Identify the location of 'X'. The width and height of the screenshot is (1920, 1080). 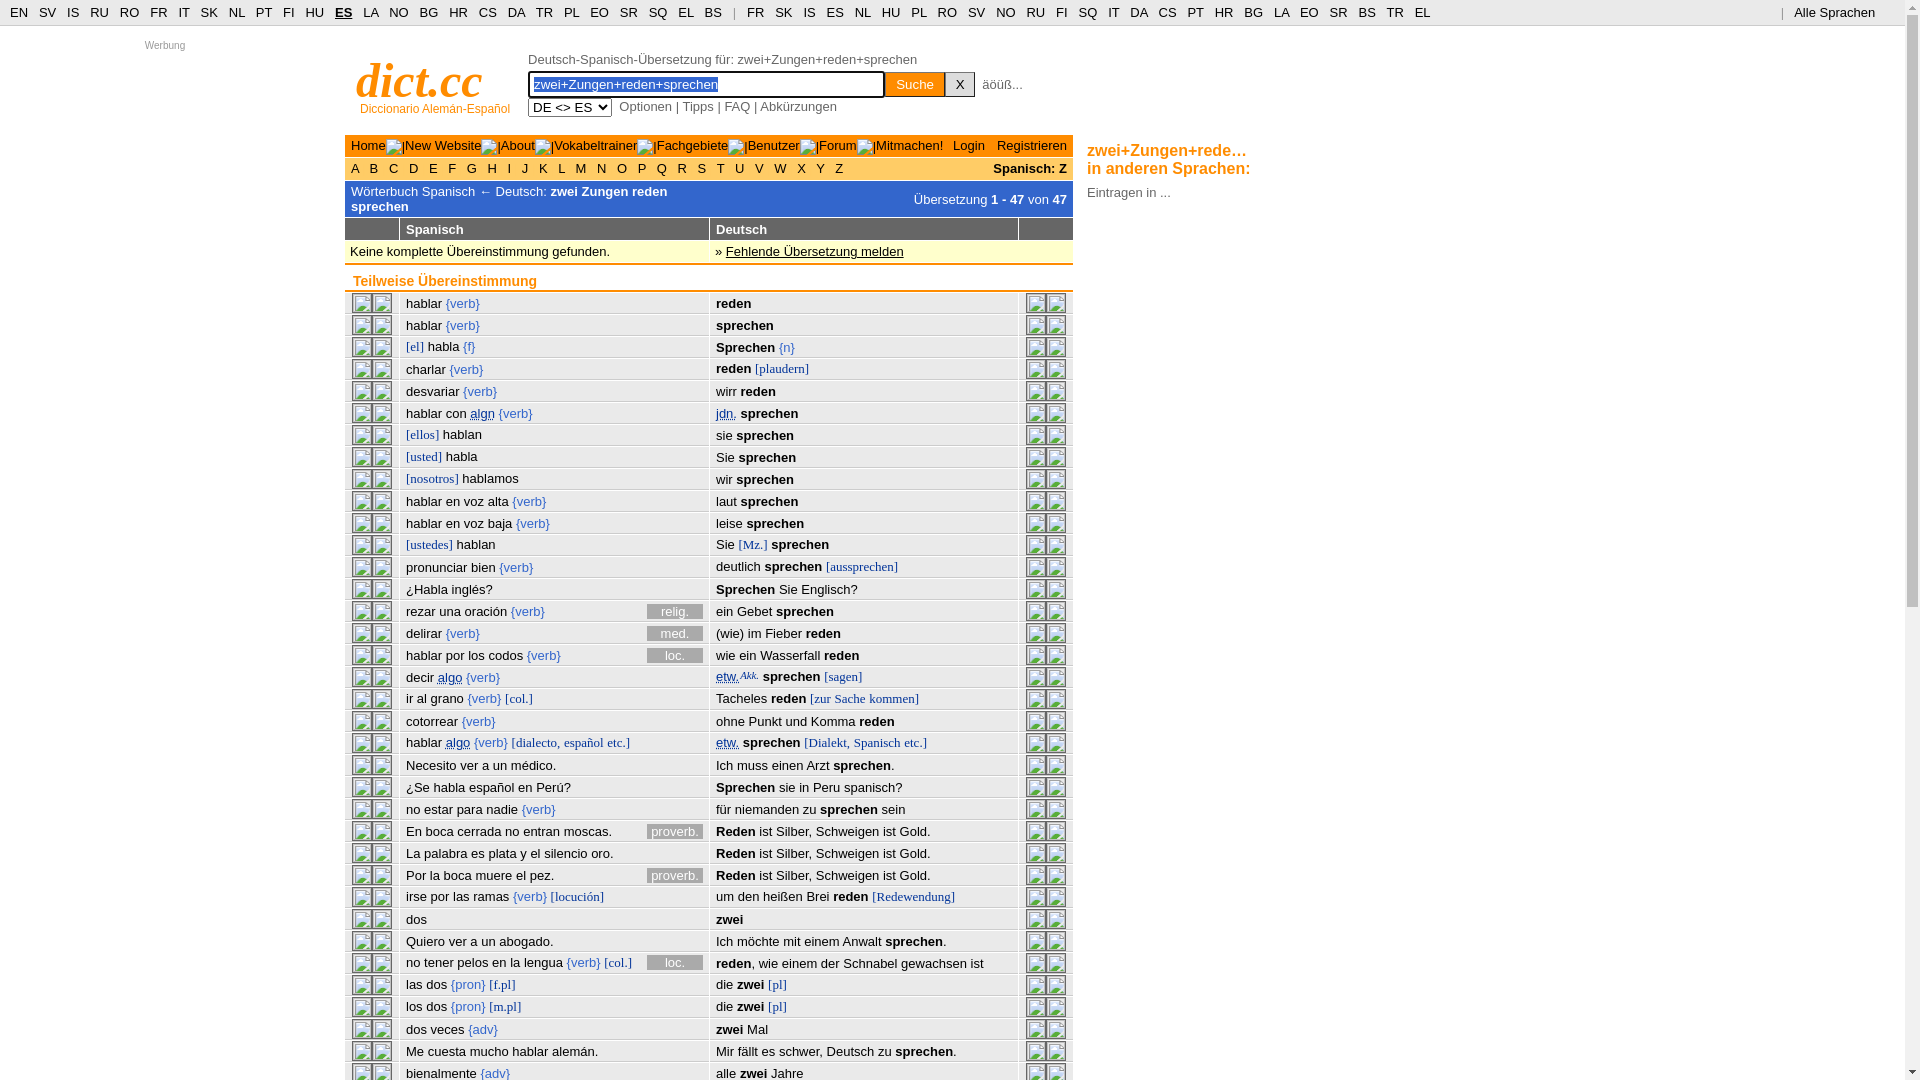
(960, 83).